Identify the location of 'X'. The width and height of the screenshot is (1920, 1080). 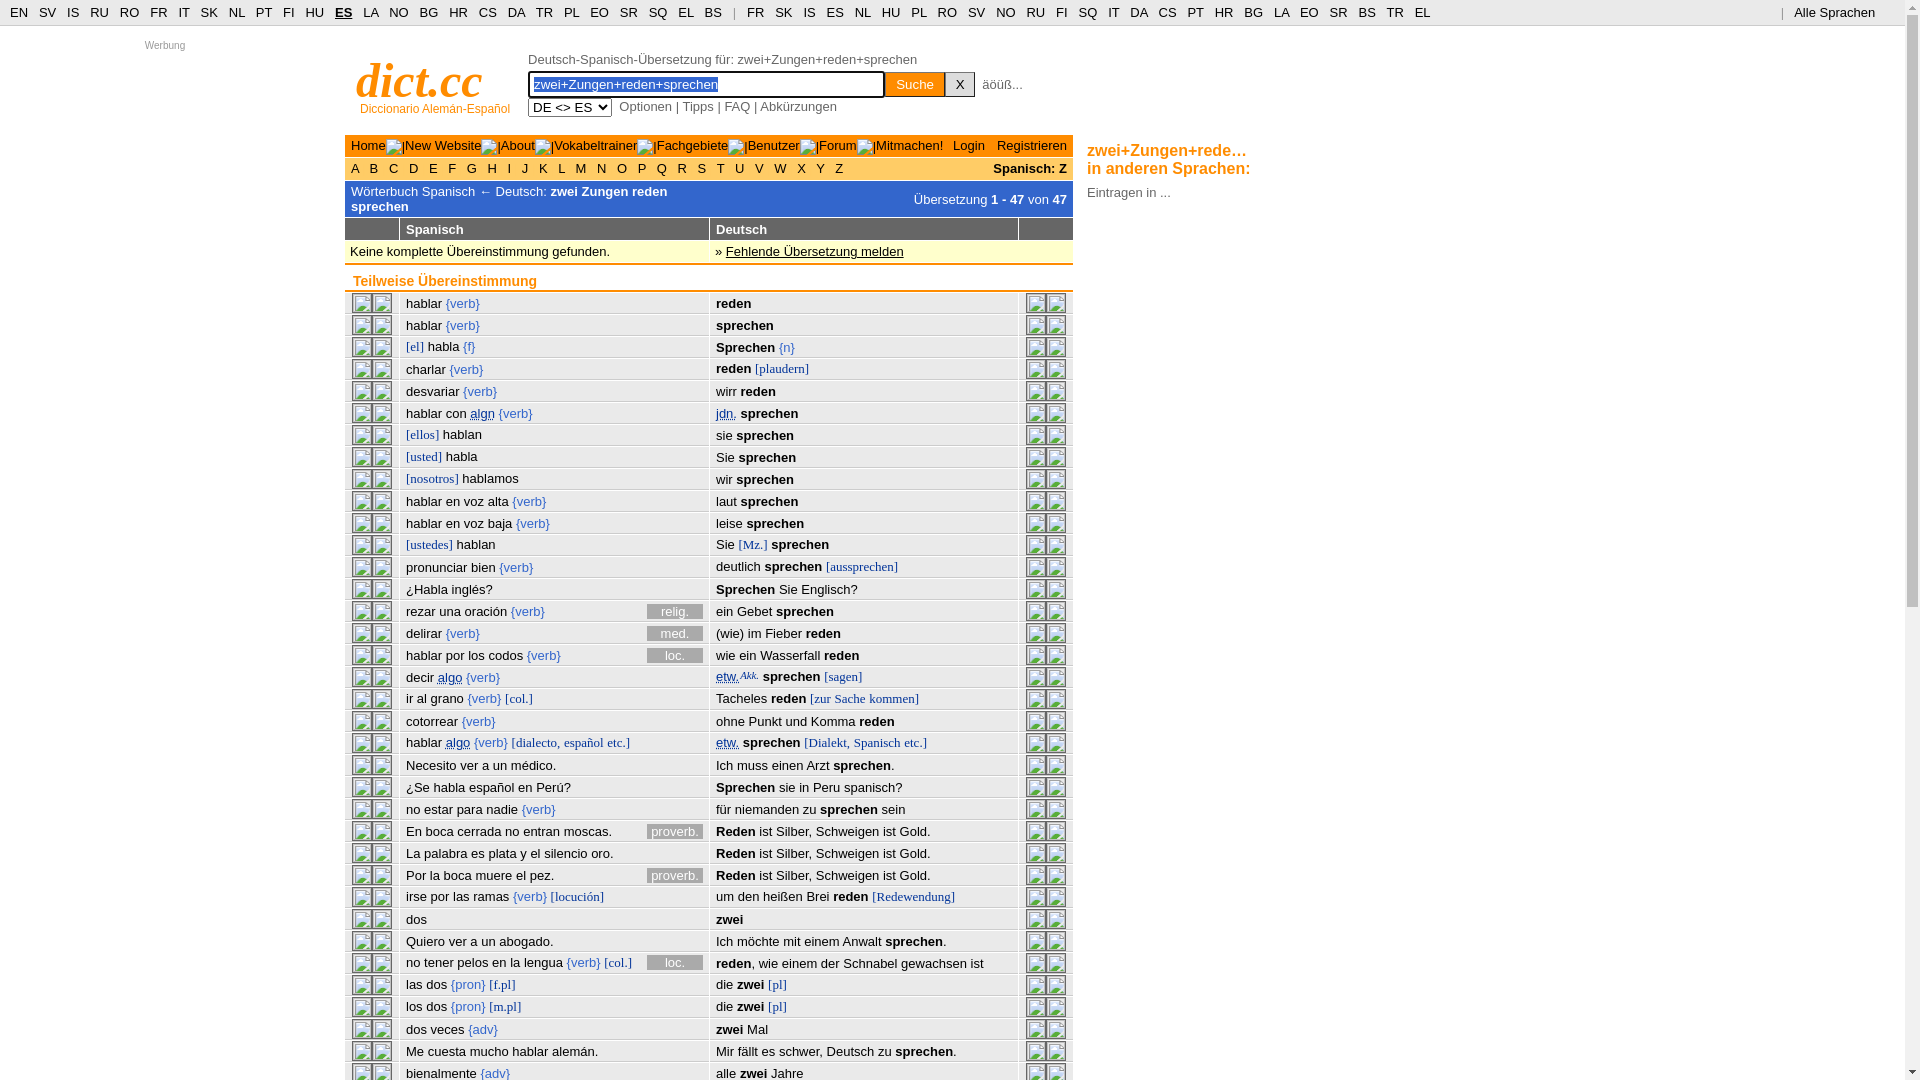
(960, 83).